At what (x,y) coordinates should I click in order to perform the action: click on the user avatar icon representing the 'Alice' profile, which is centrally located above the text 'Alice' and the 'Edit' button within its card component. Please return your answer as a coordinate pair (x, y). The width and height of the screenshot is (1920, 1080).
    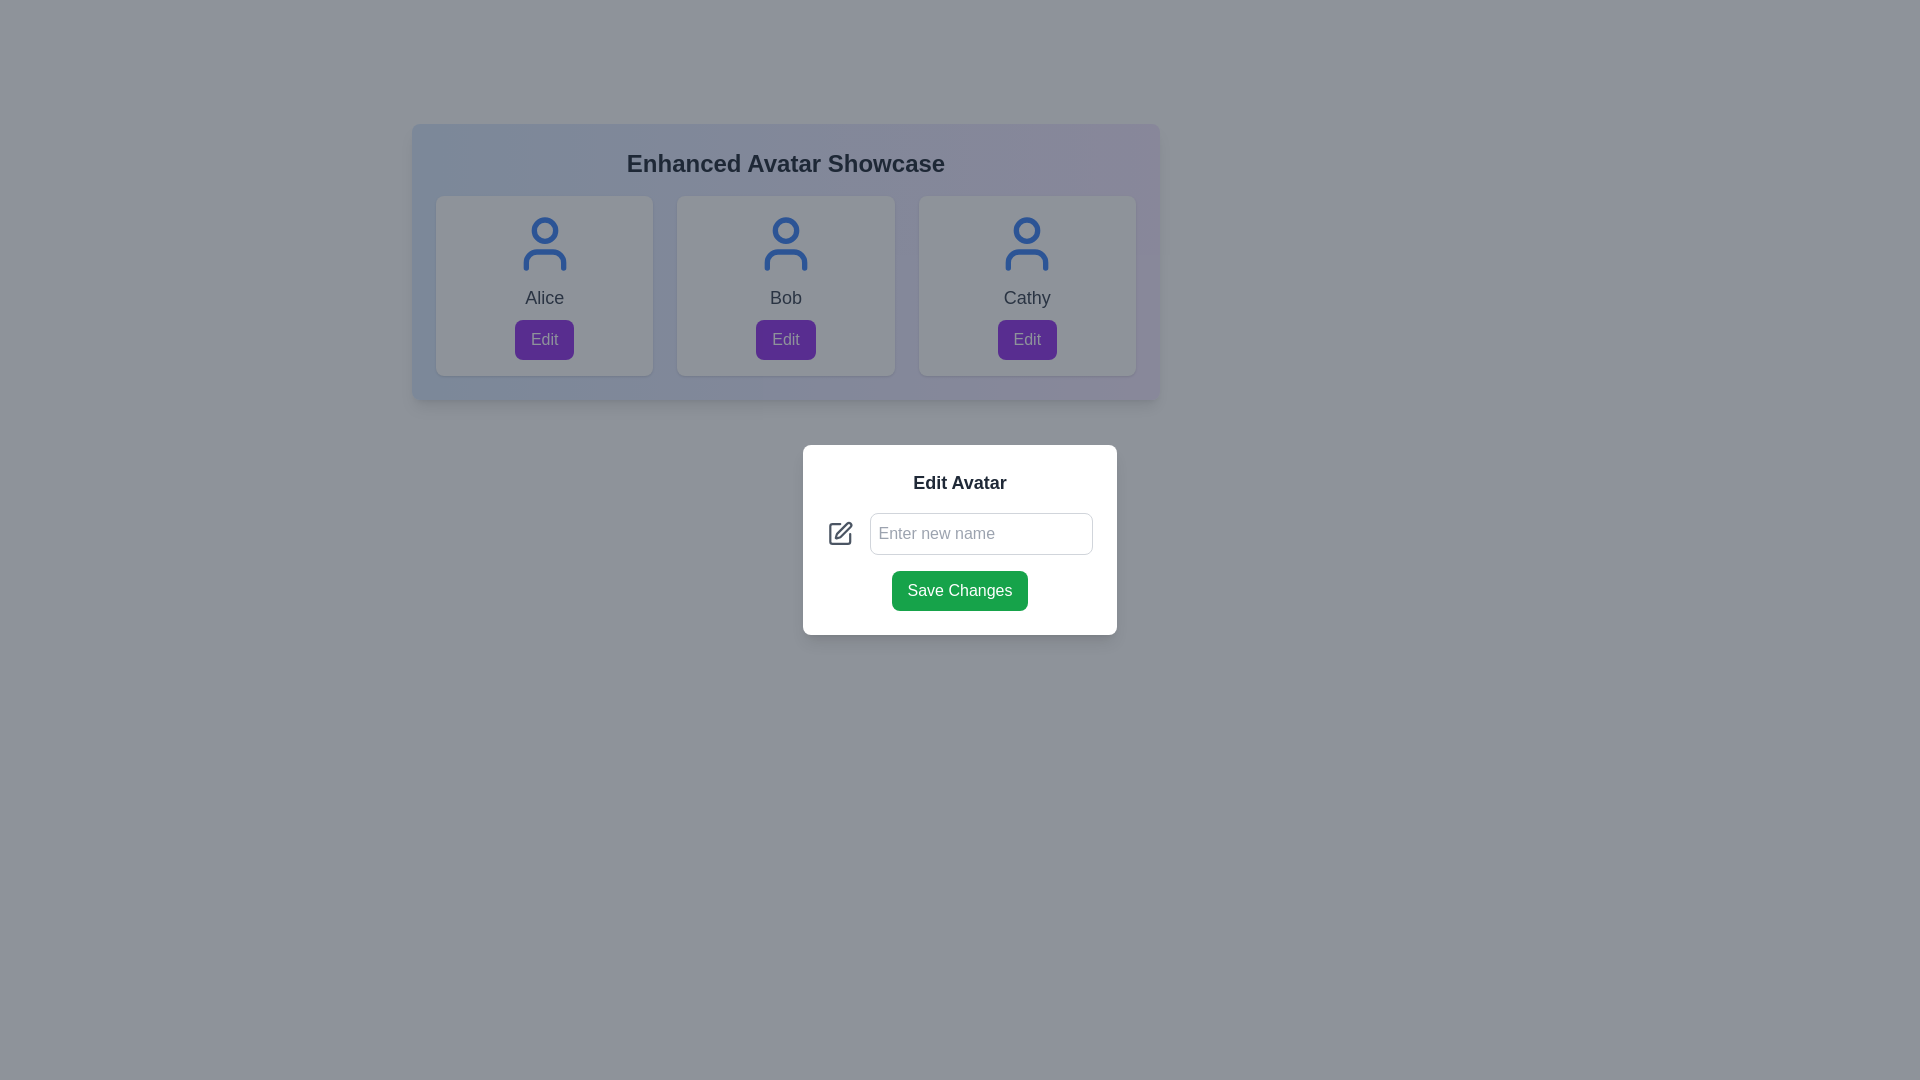
    Looking at the image, I should click on (544, 242).